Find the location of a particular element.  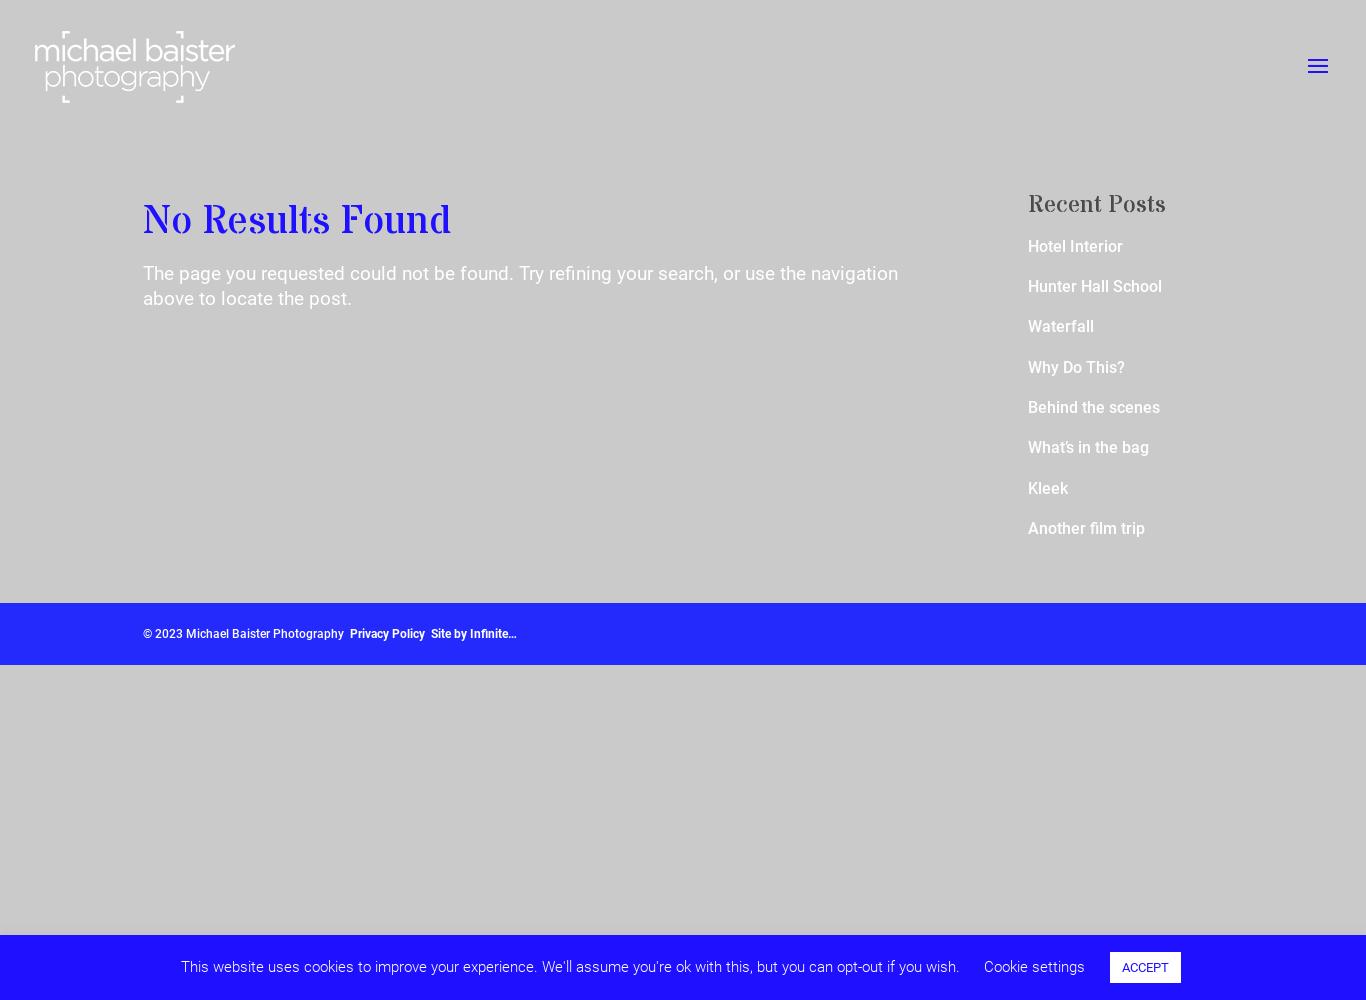

'Site by Infinite…' is located at coordinates (474, 634).